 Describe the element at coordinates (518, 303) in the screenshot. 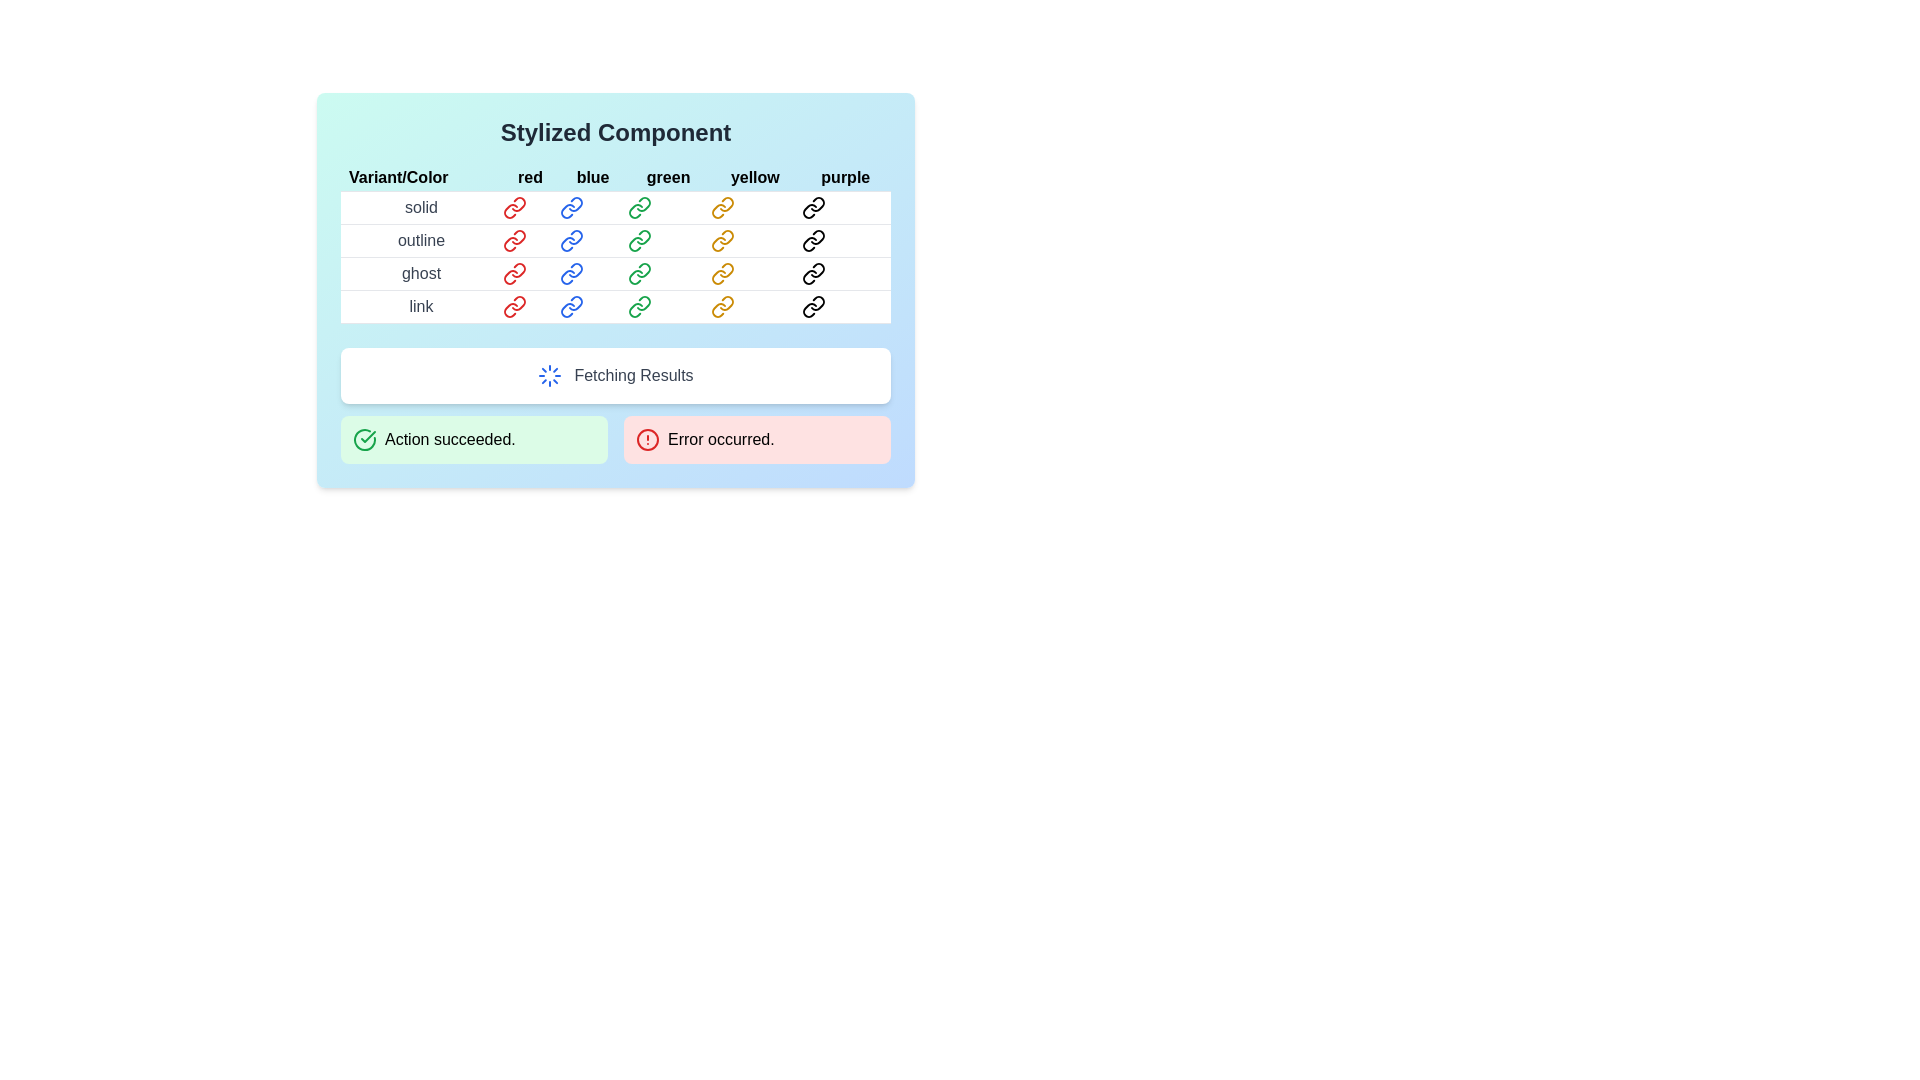

I see `the red link icon located in the 'link' row under the 'red' column of the stylized table interface, which features a modern design with a sharp look` at that location.